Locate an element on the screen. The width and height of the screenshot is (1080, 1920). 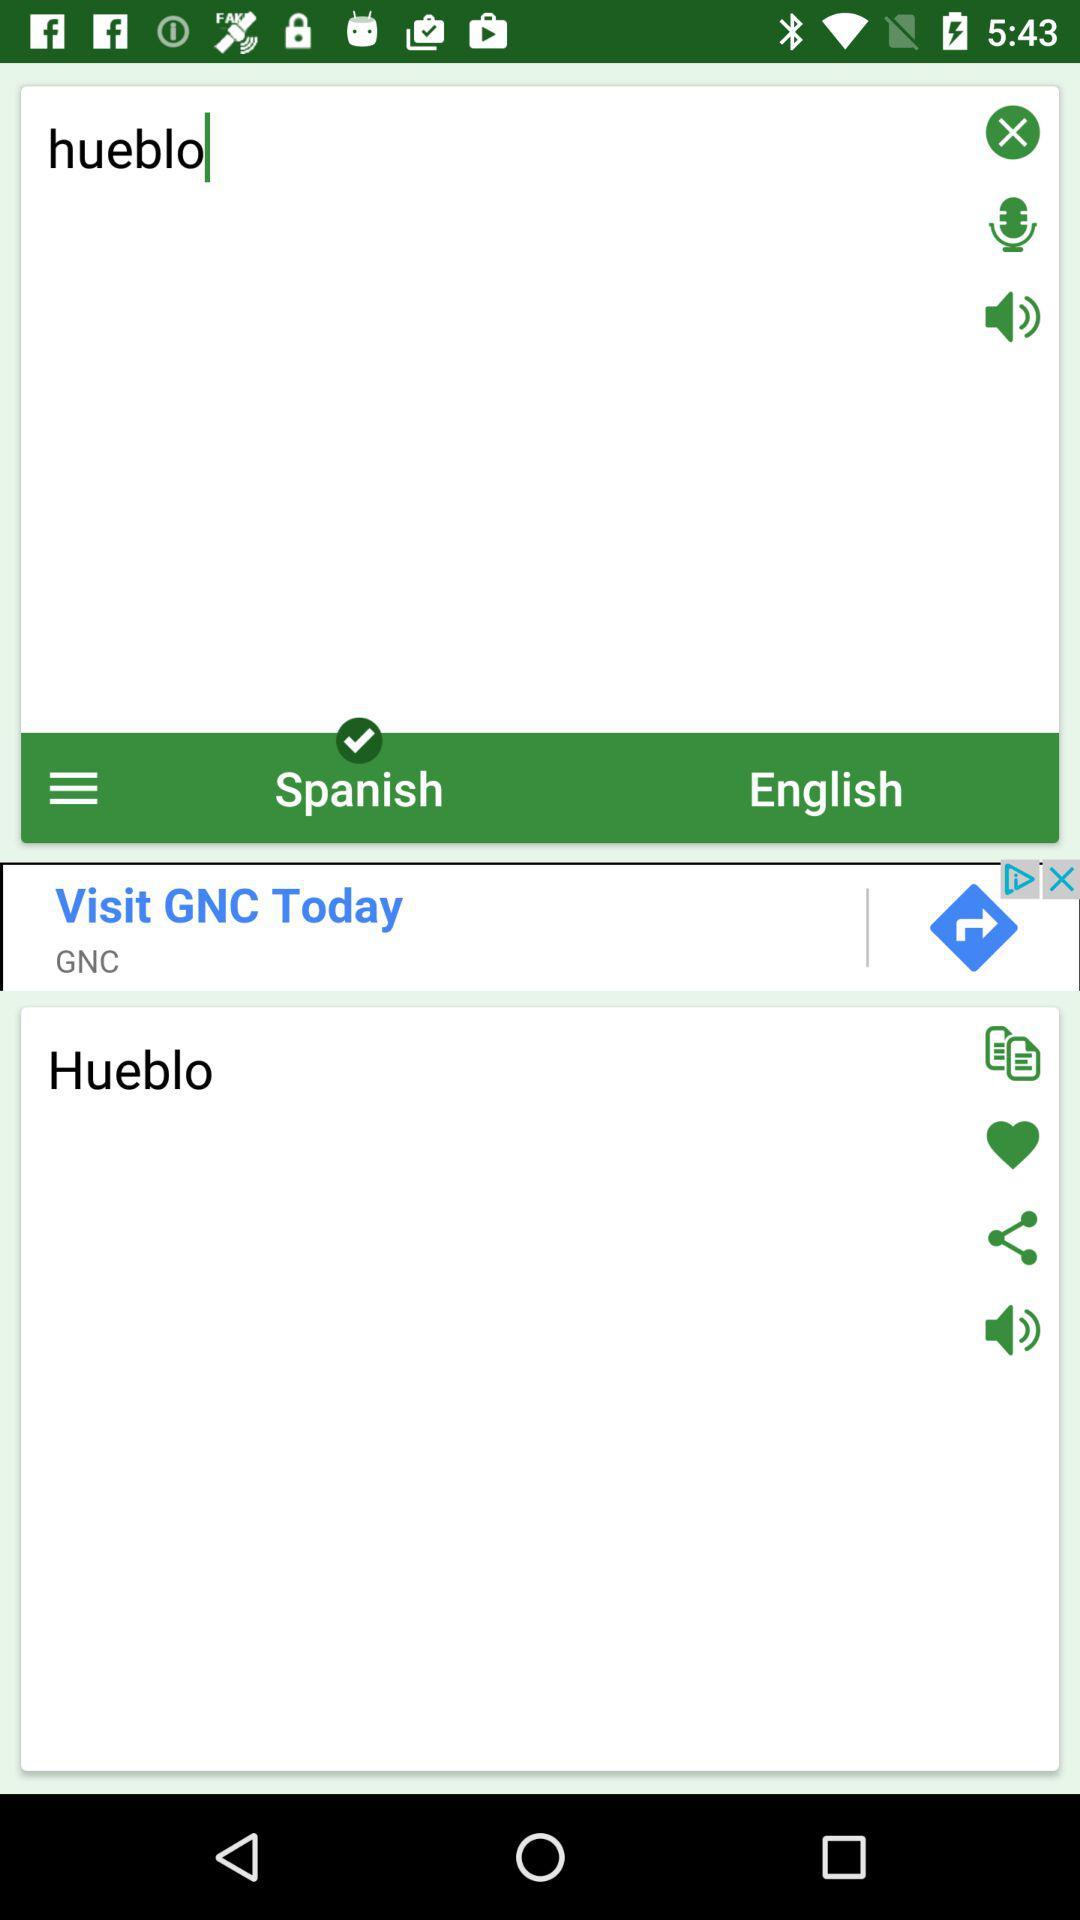
open add is located at coordinates (540, 924).